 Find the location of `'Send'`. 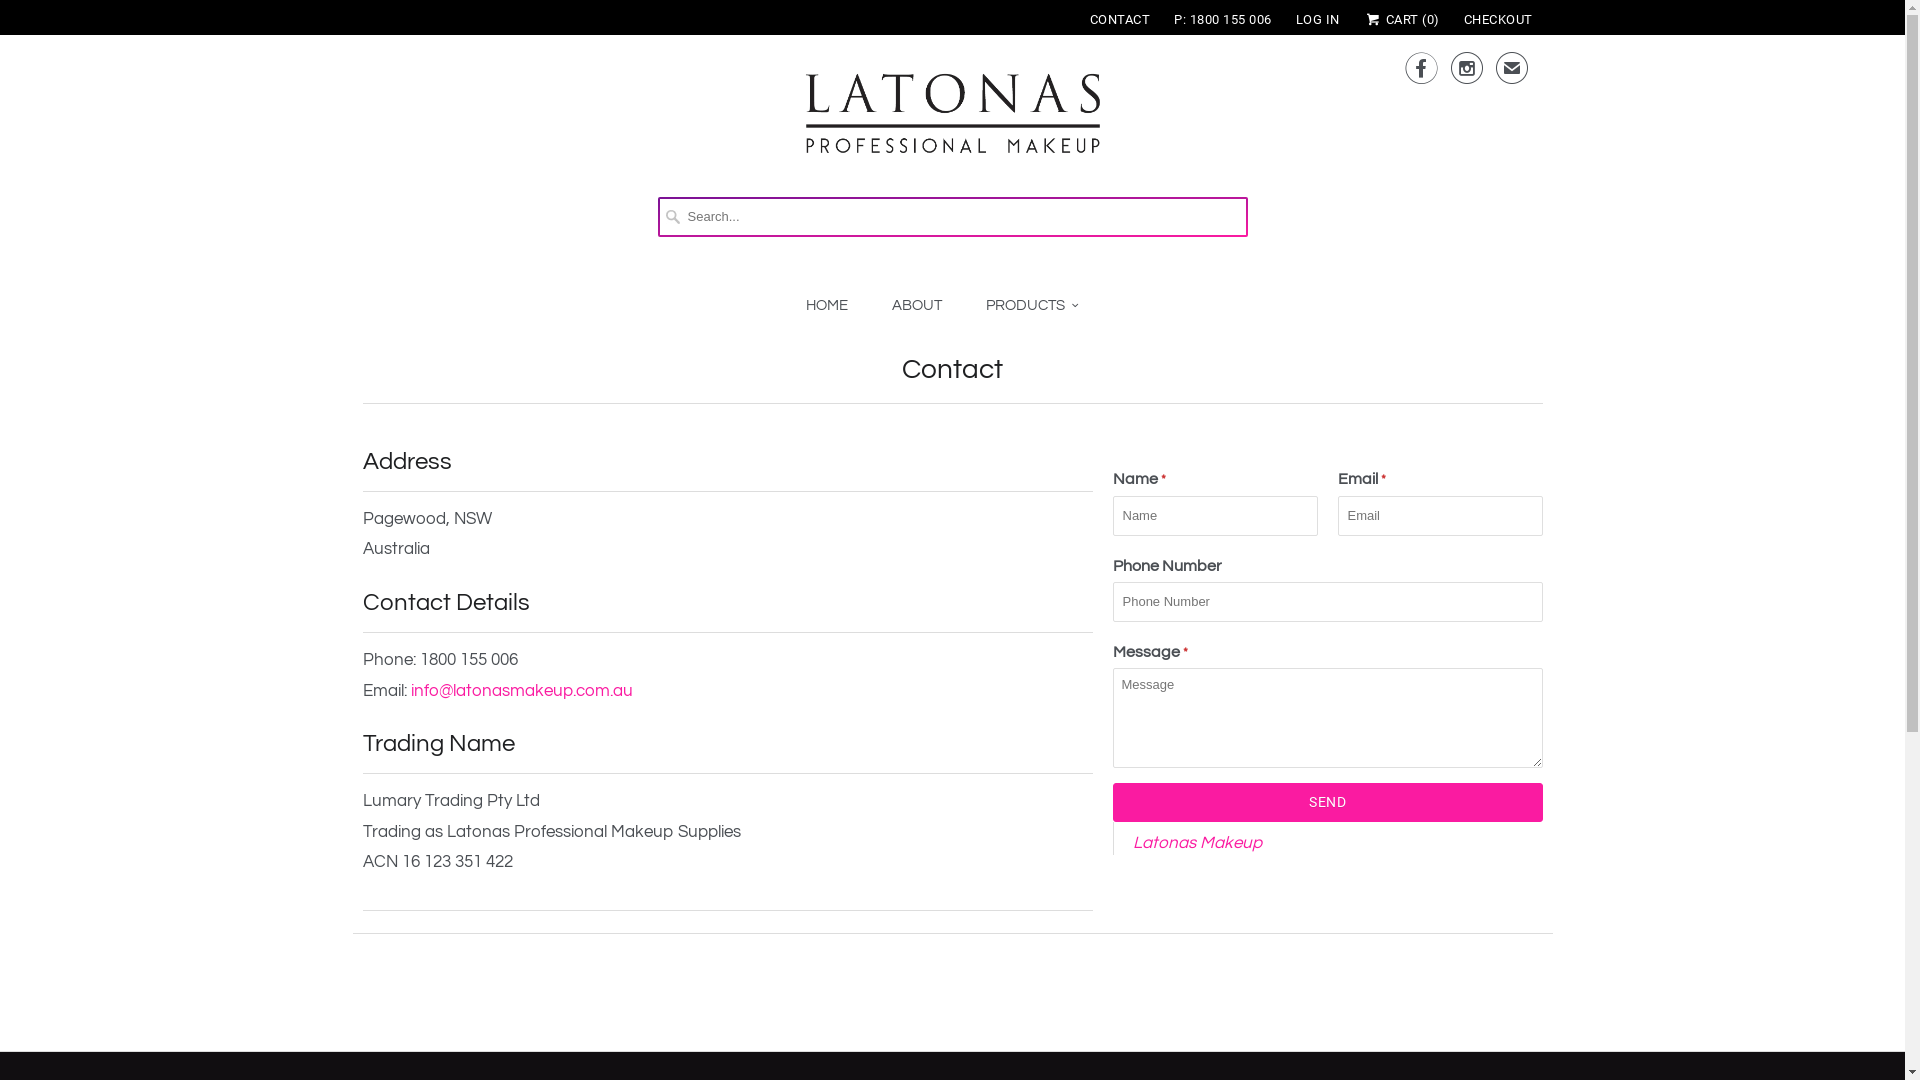

'Send' is located at coordinates (1111, 801).